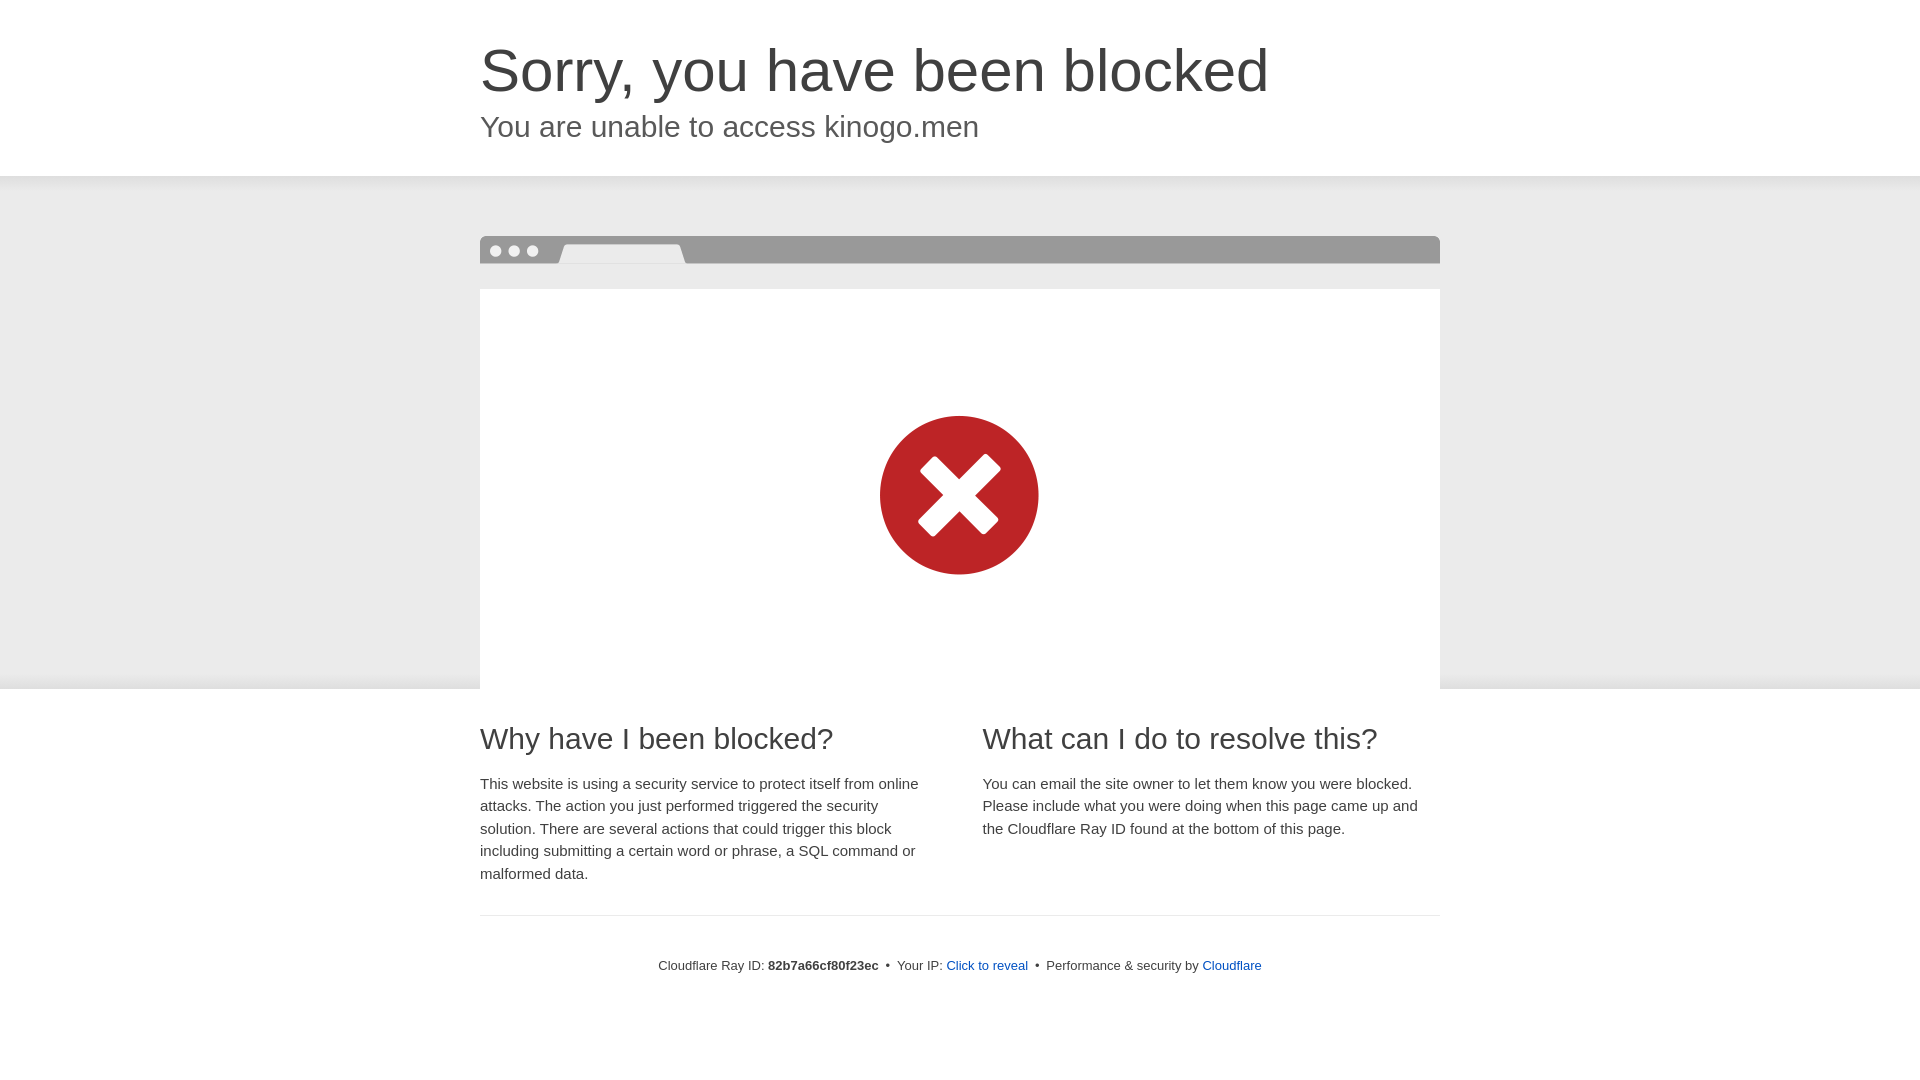 This screenshot has height=1080, width=1920. What do you see at coordinates (987, 964) in the screenshot?
I see `'Click to reveal'` at bounding box center [987, 964].